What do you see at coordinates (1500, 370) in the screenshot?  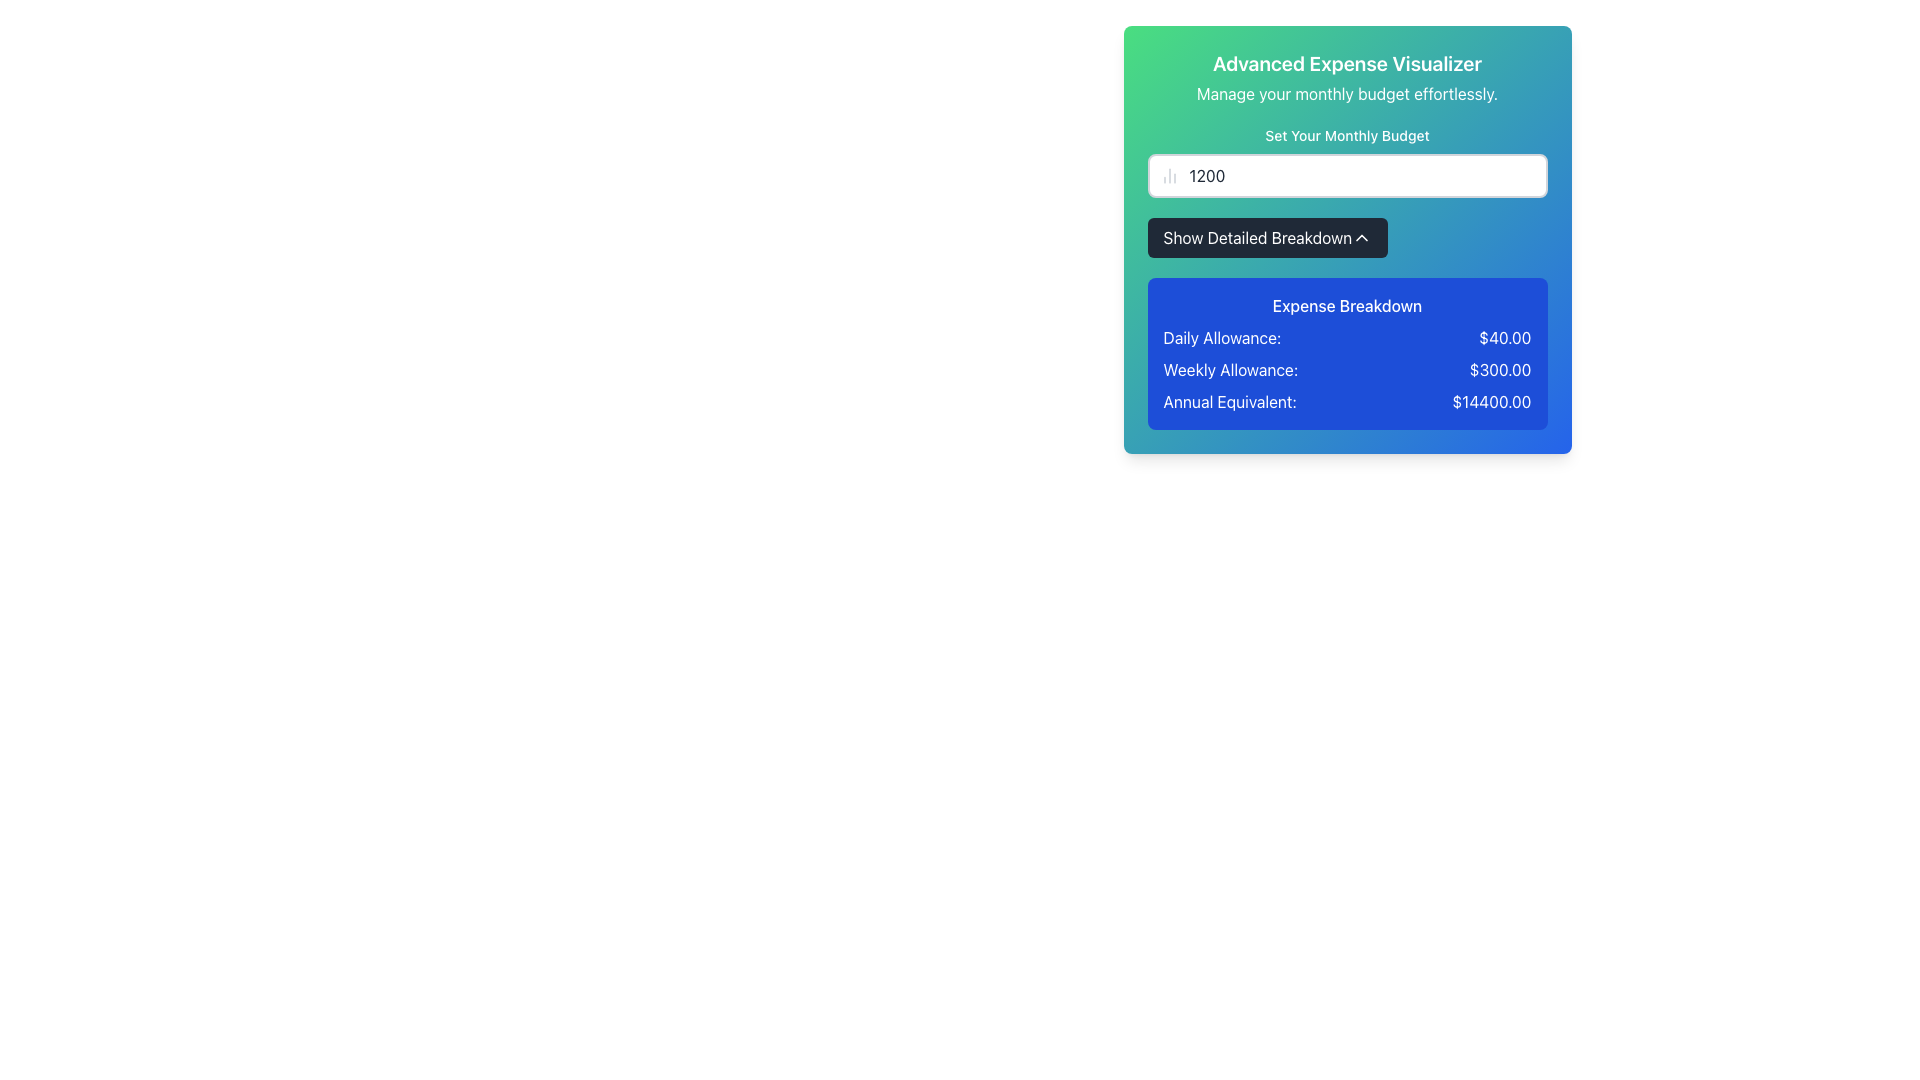 I see `the informative label indicating the weekly allowance amount, located on the right side of the 'Weekly Allowance:' label within the expense breakdown card` at bounding box center [1500, 370].